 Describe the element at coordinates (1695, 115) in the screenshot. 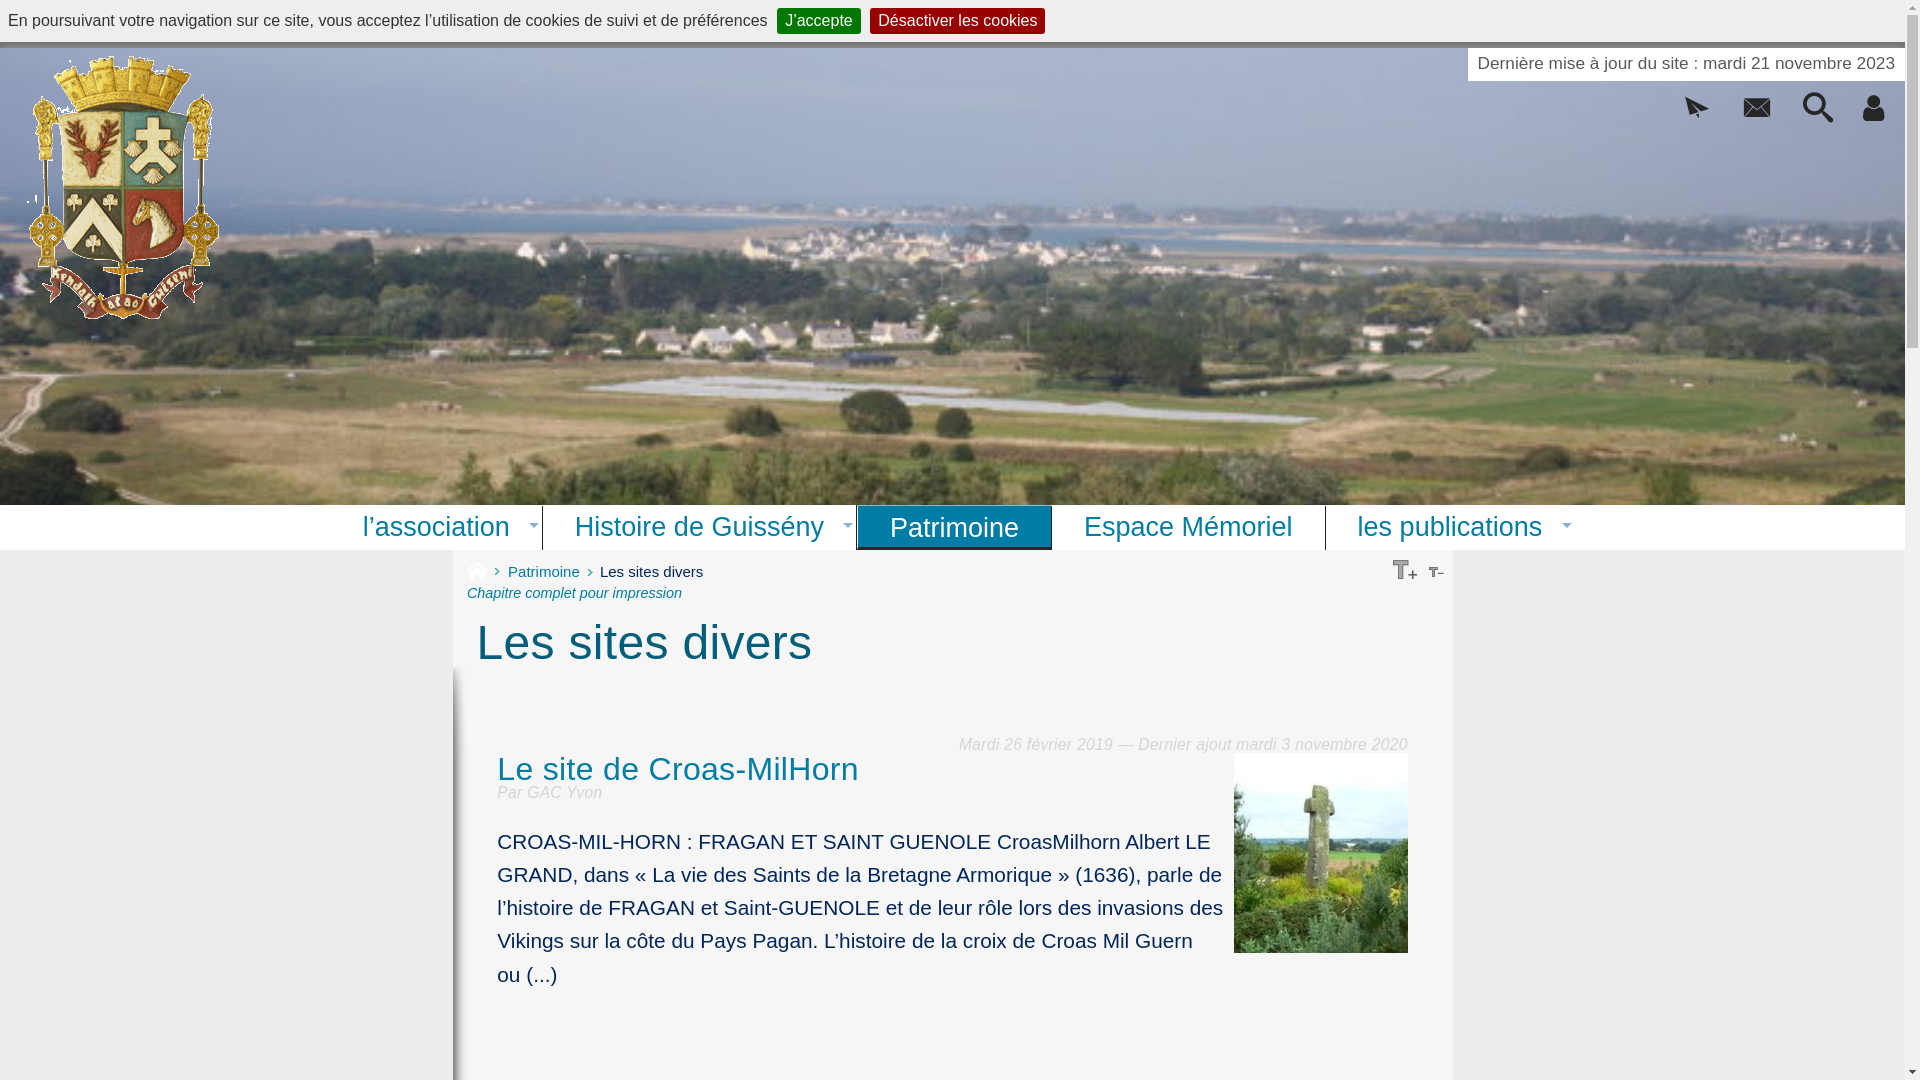

I see `'Recevoir la newsletter du site'` at that location.